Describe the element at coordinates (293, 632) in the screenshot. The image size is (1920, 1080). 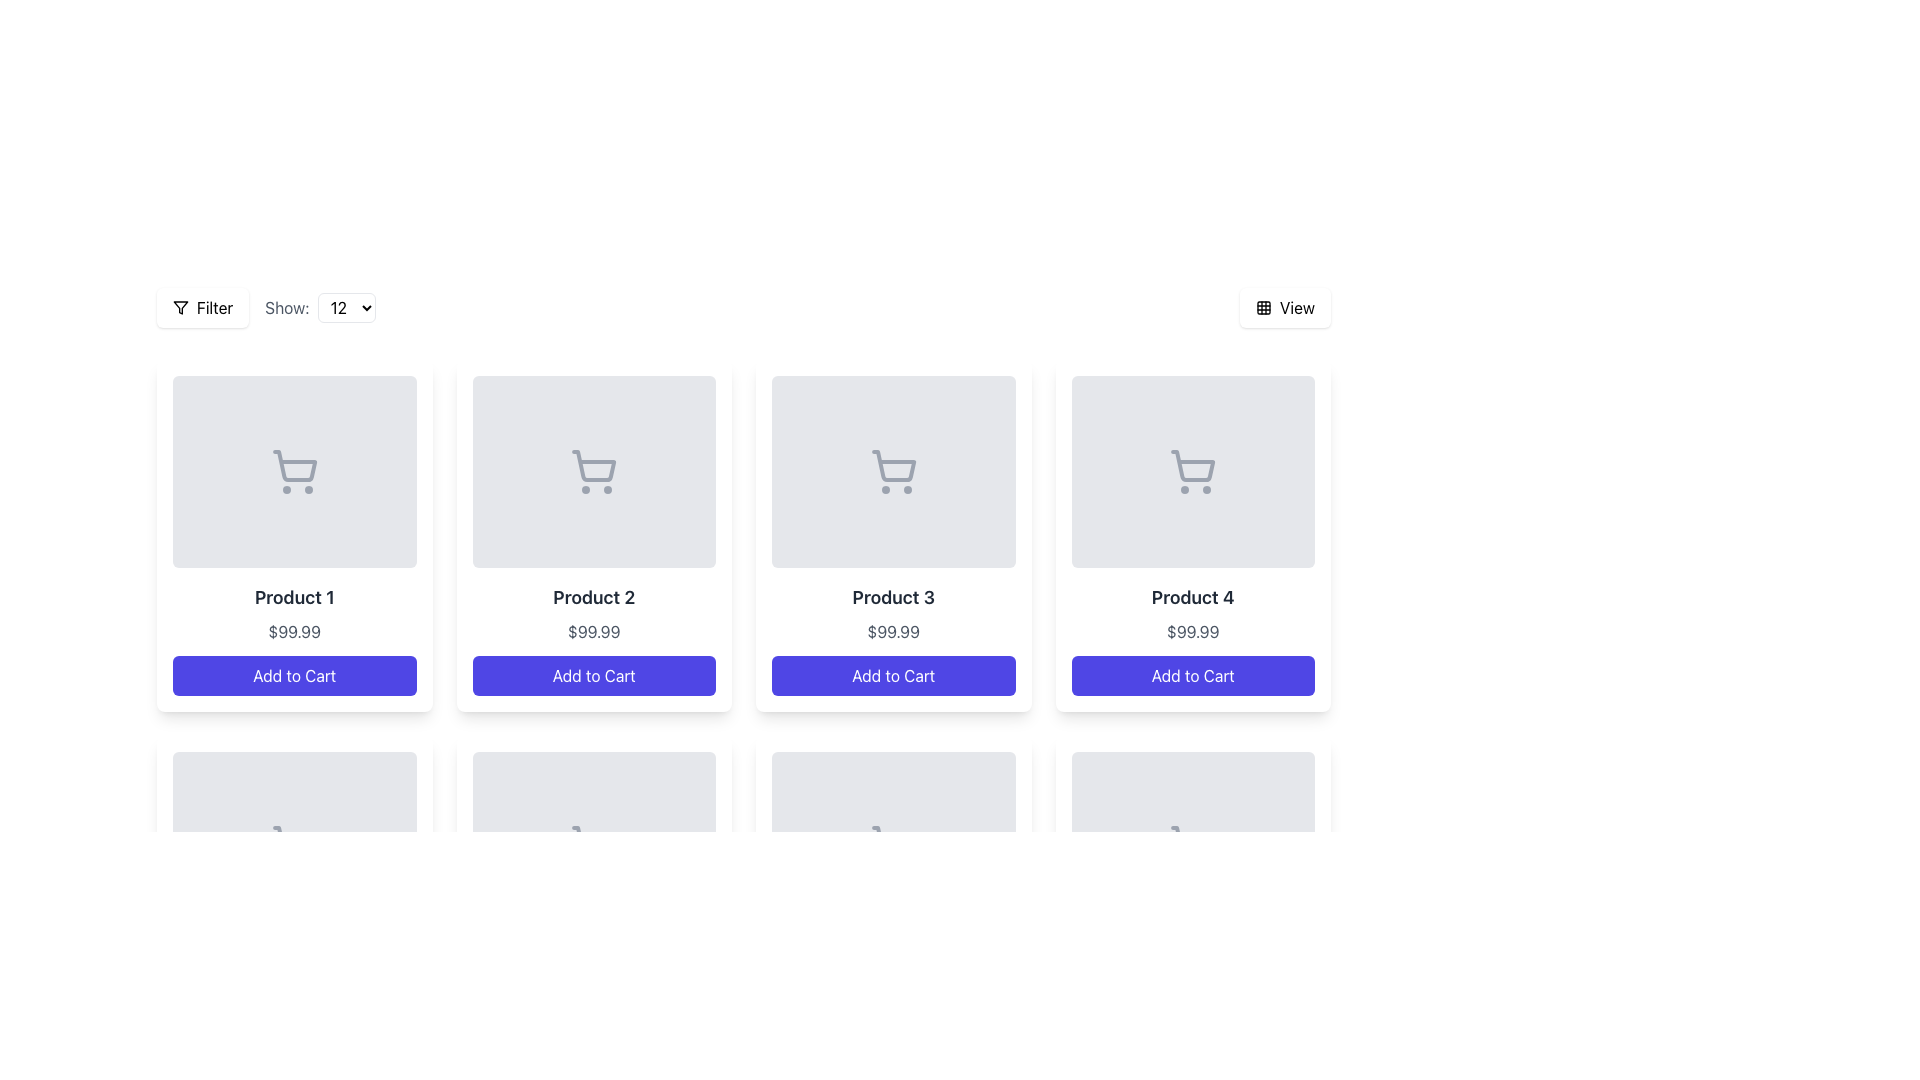
I see `the text label displaying the cost of the product, which is located below the title 'Product 1' and above the 'Add to Cart' button` at that location.